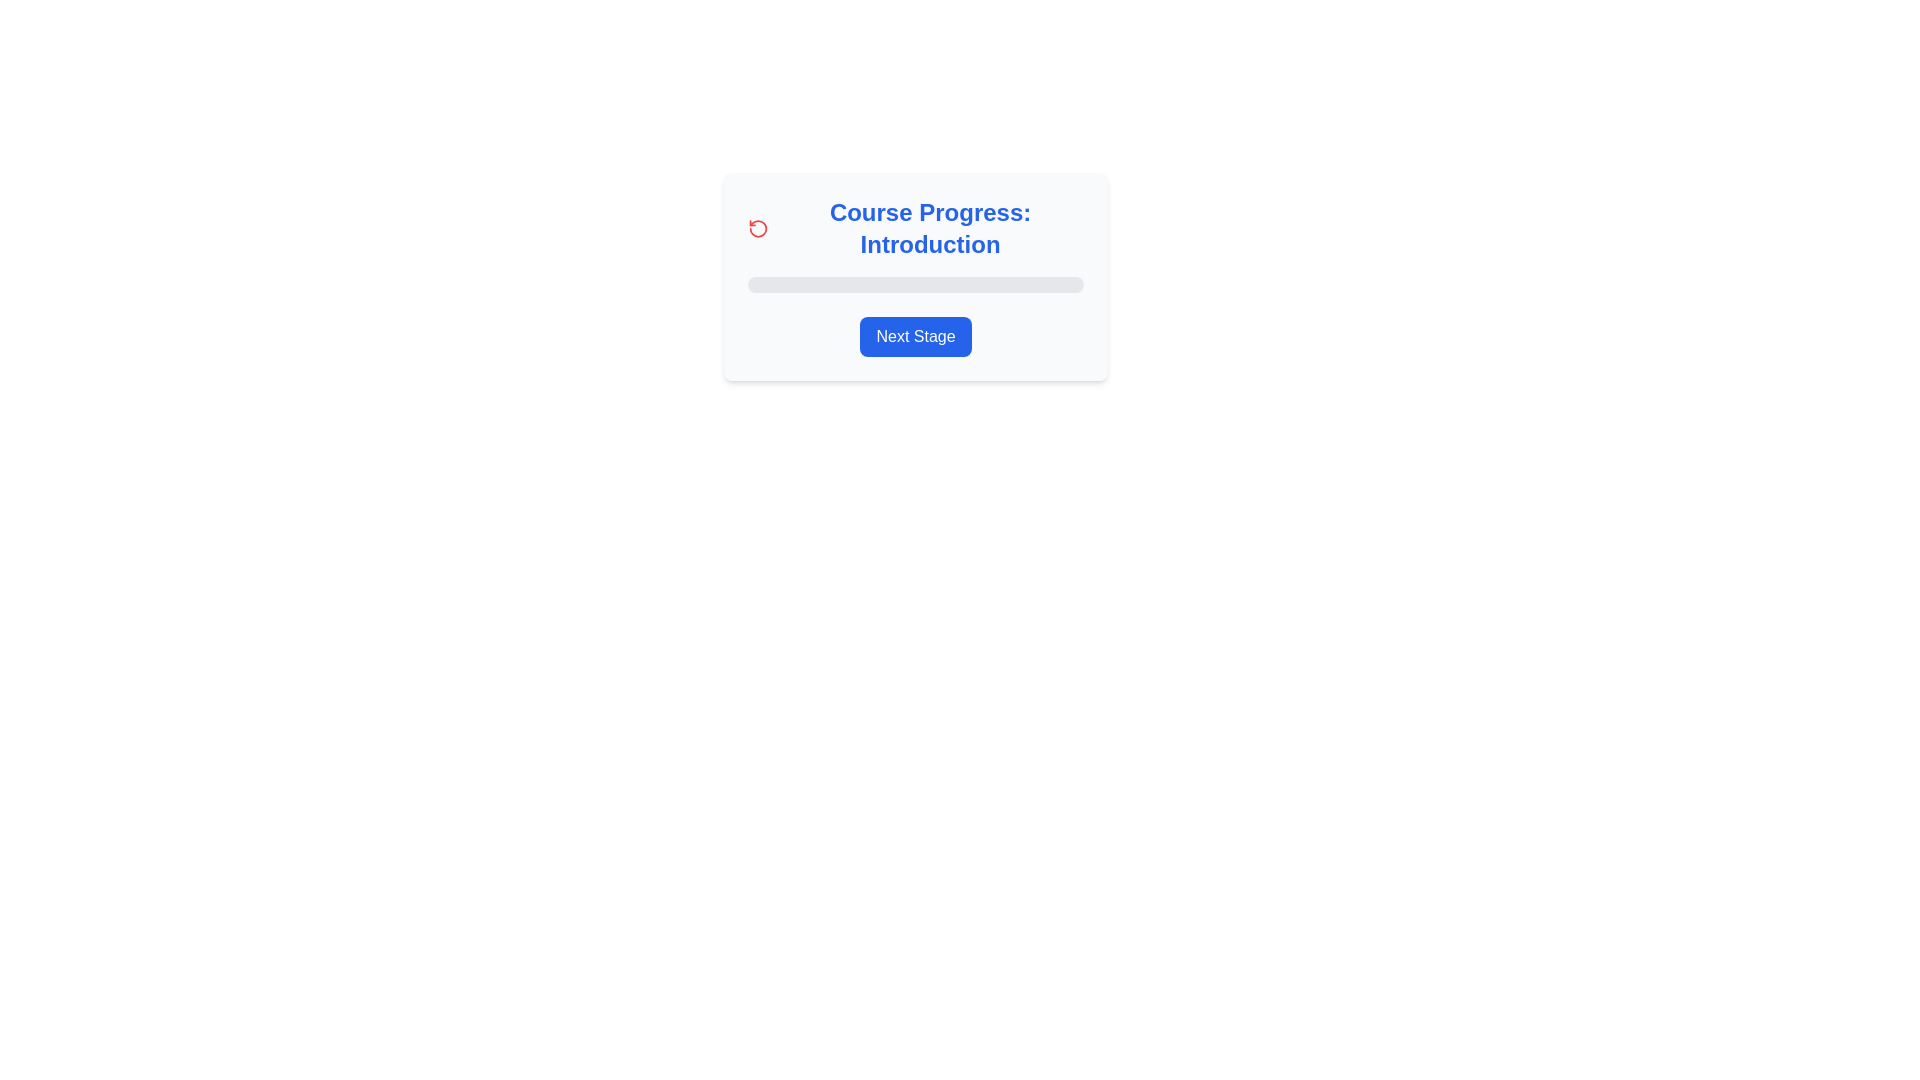 This screenshot has width=1920, height=1080. I want to click on the red circular arrow icon resembling a counter-clockwise rotation symbol located to the left of the 'Course Progress: Introduction' title, so click(757, 227).